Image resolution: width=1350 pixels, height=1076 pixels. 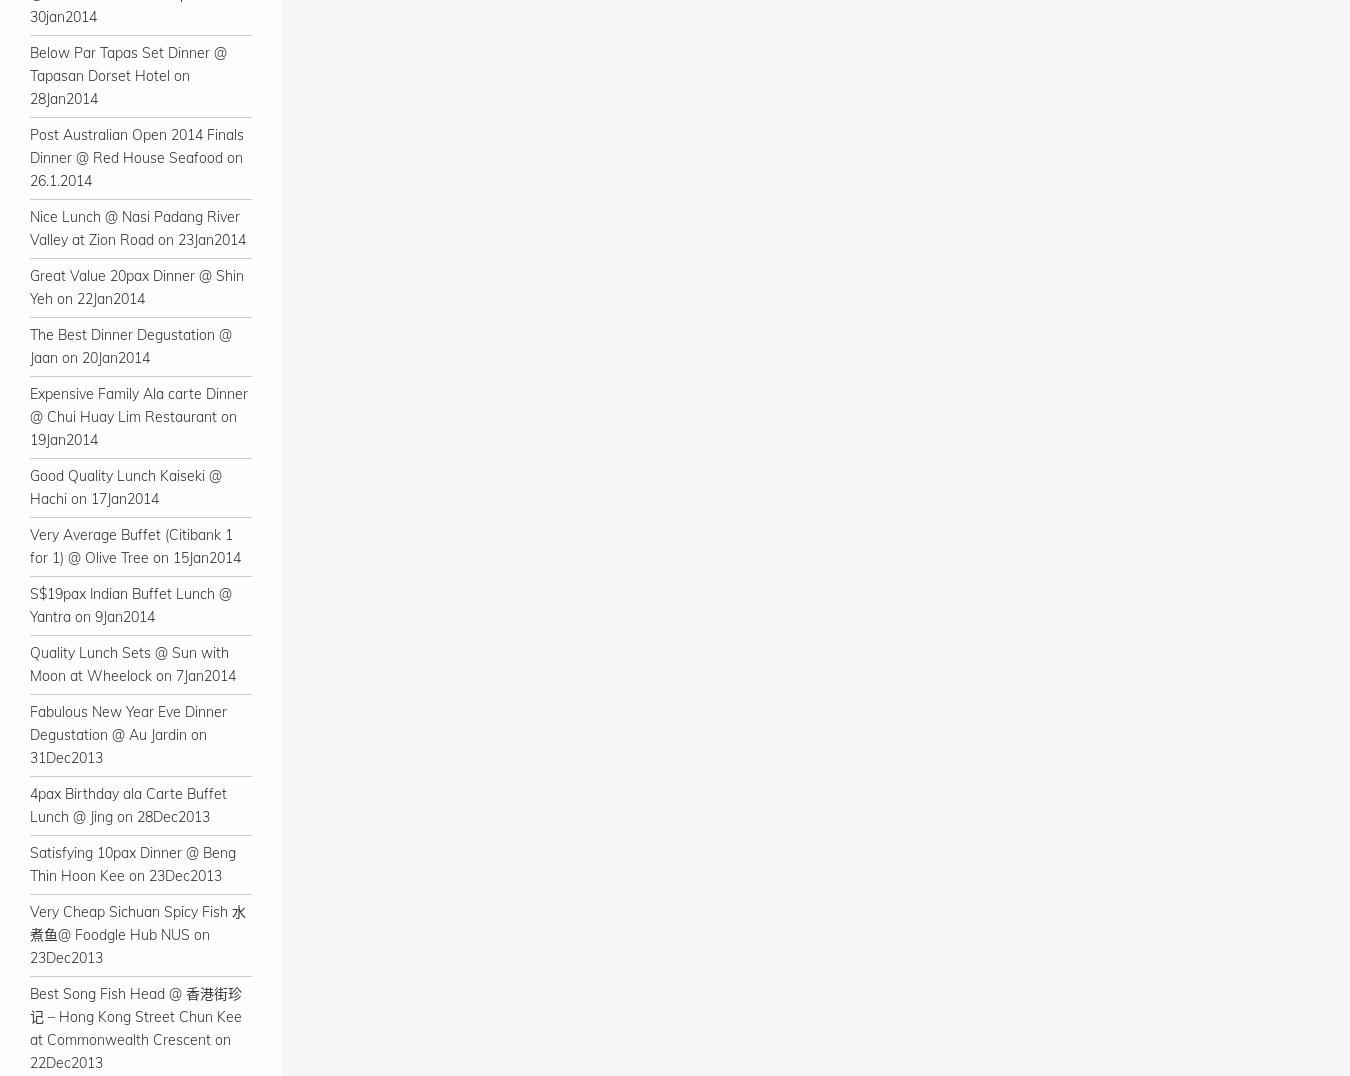 What do you see at coordinates (130, 605) in the screenshot?
I see `'S$19pax Indian Buffet Lunch @ Yantra on 9Jan2014'` at bounding box center [130, 605].